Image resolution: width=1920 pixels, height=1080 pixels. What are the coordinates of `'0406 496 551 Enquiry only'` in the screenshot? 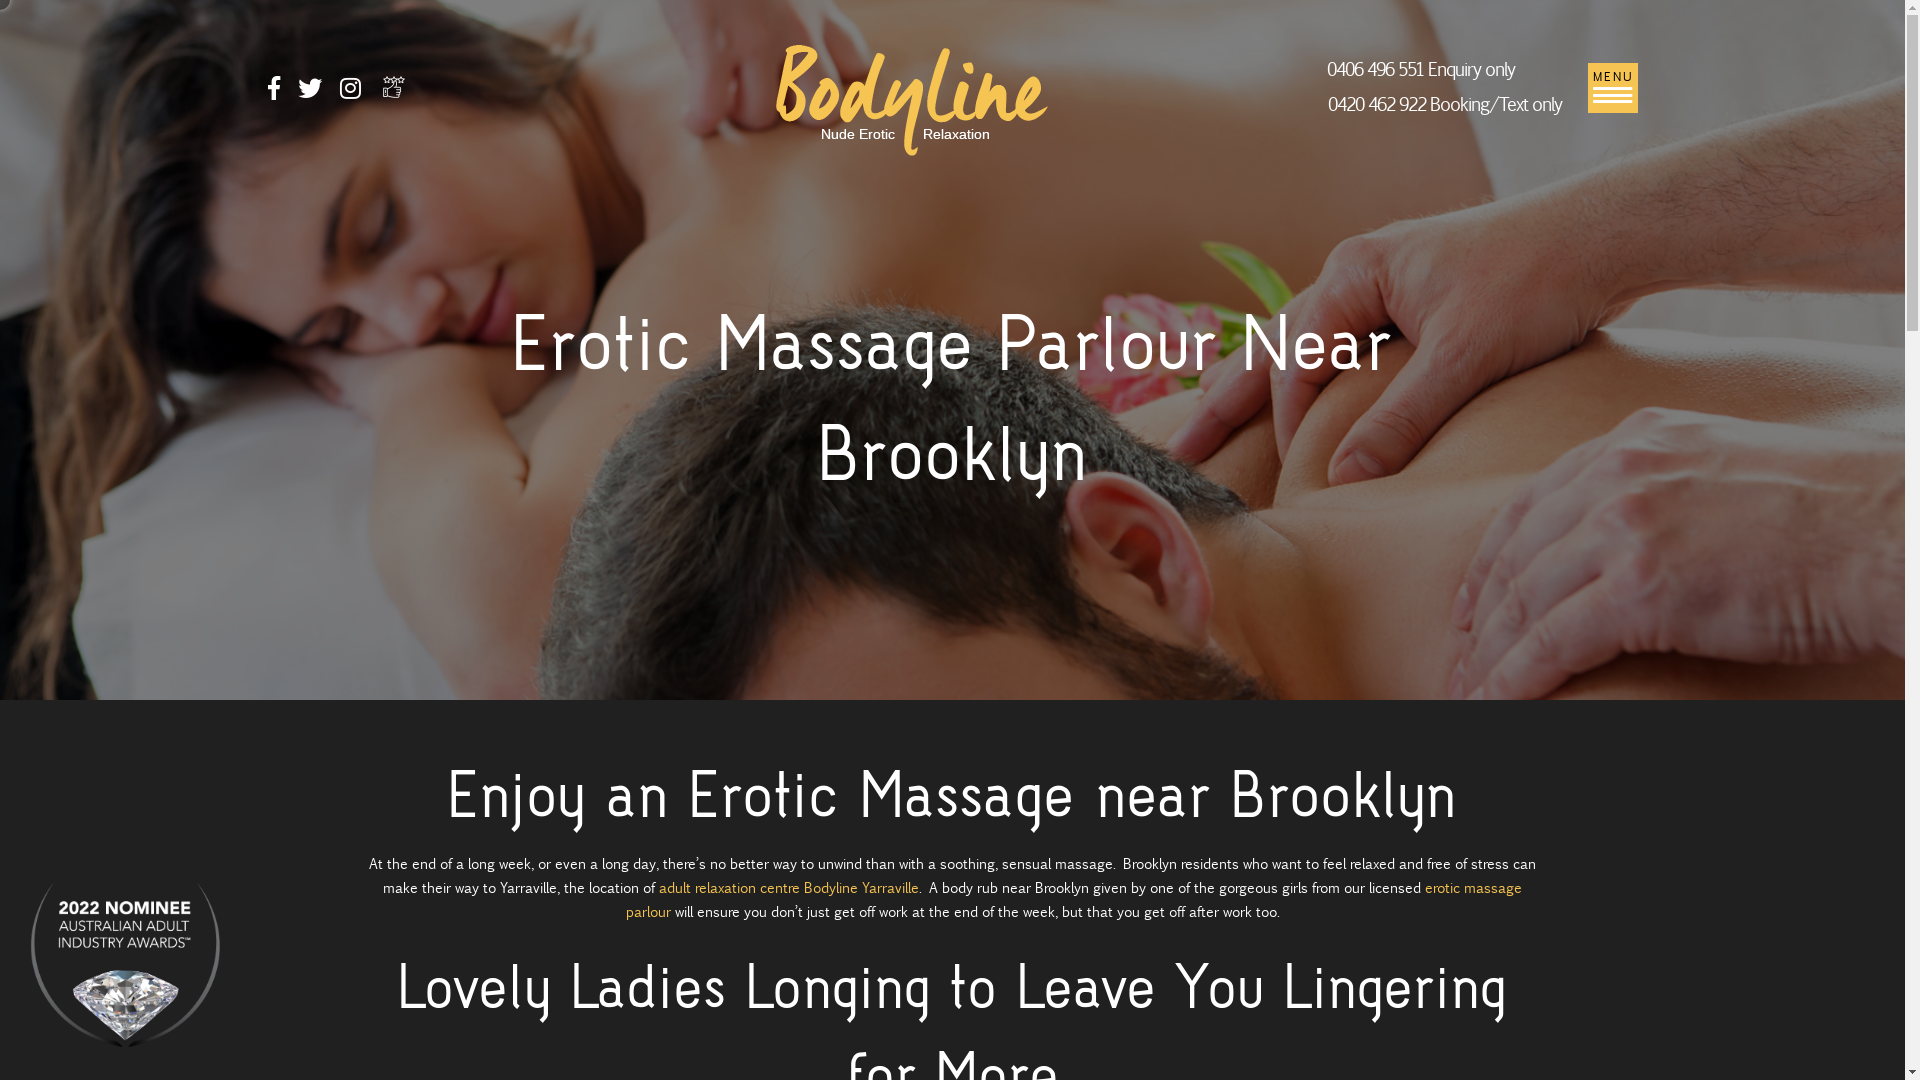 It's located at (1326, 68).